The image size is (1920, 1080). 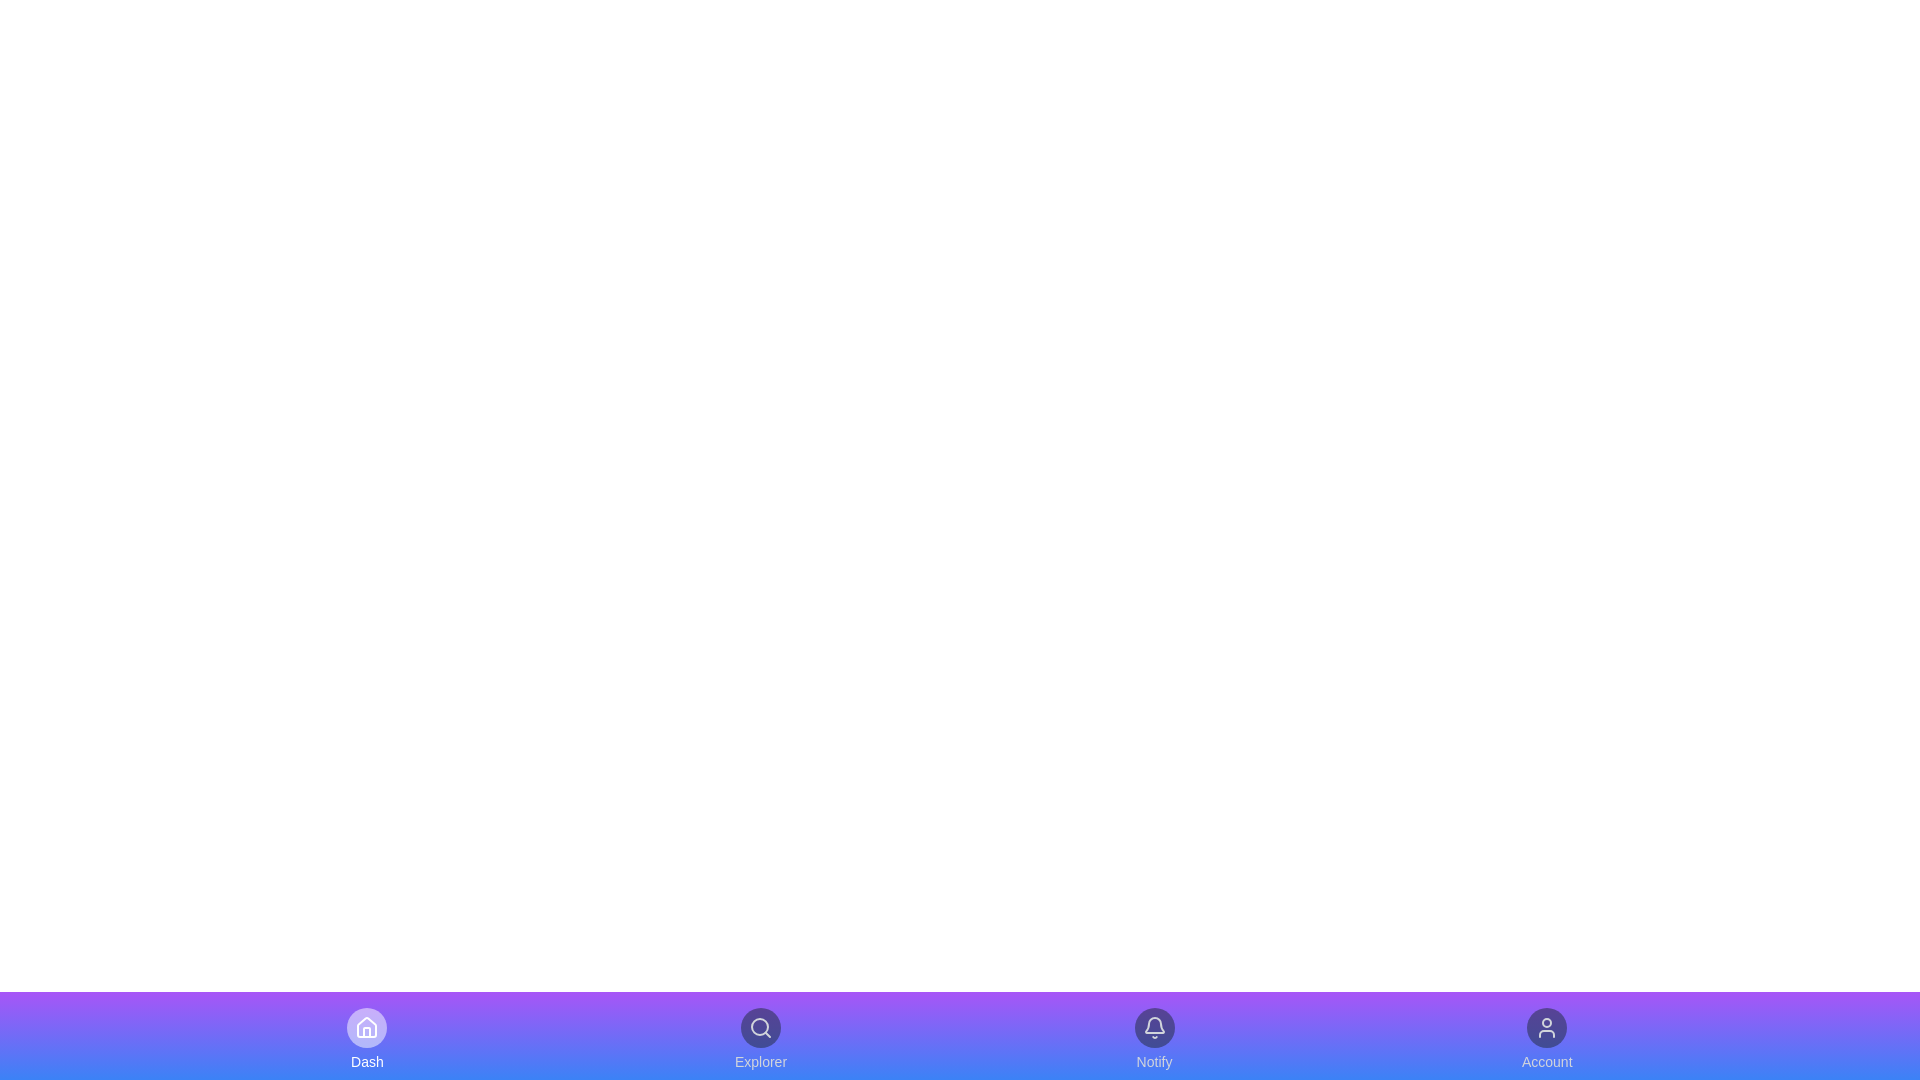 I want to click on the navigation item labeled Notify, so click(x=1154, y=1039).